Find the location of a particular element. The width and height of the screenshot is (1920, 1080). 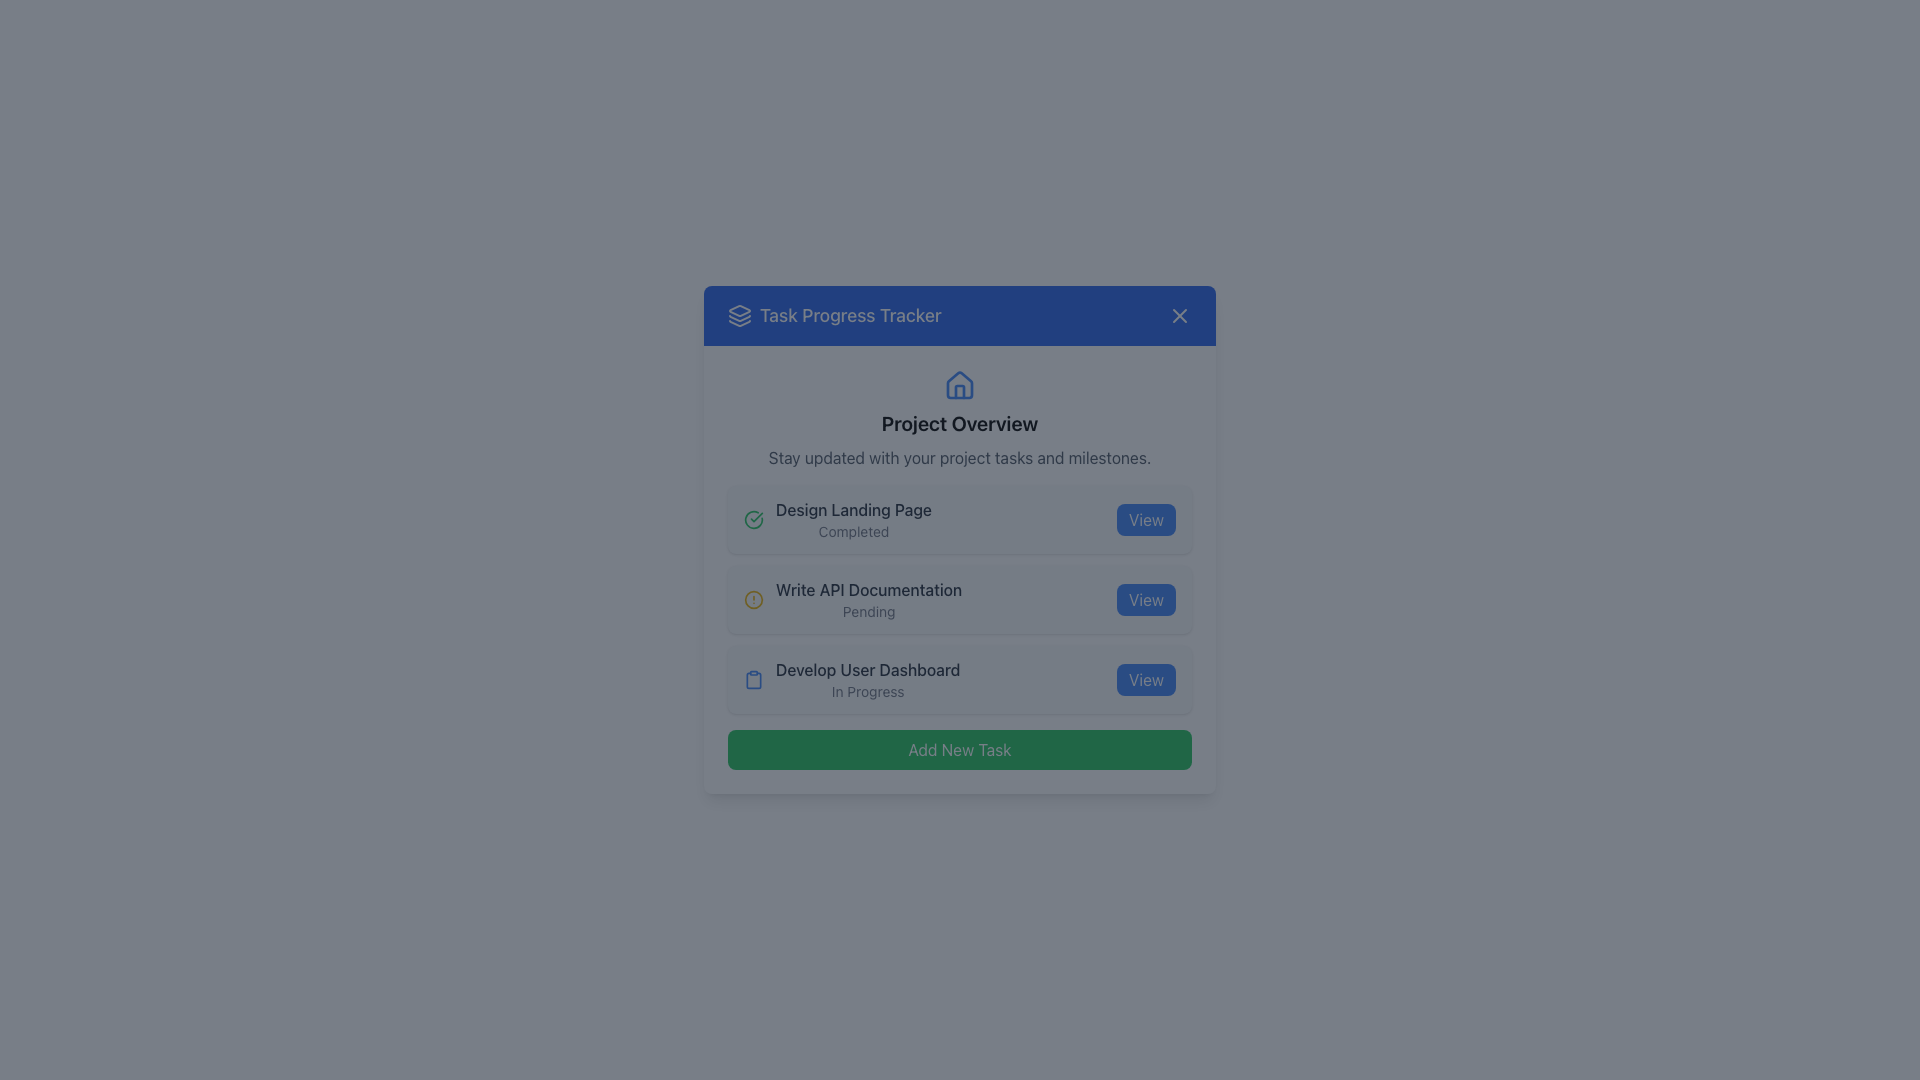

text label that serves as the title for the section, positioned centrally below the house icon and above the text 'Stay updated with your project tasks and milestones.' is located at coordinates (960, 423).